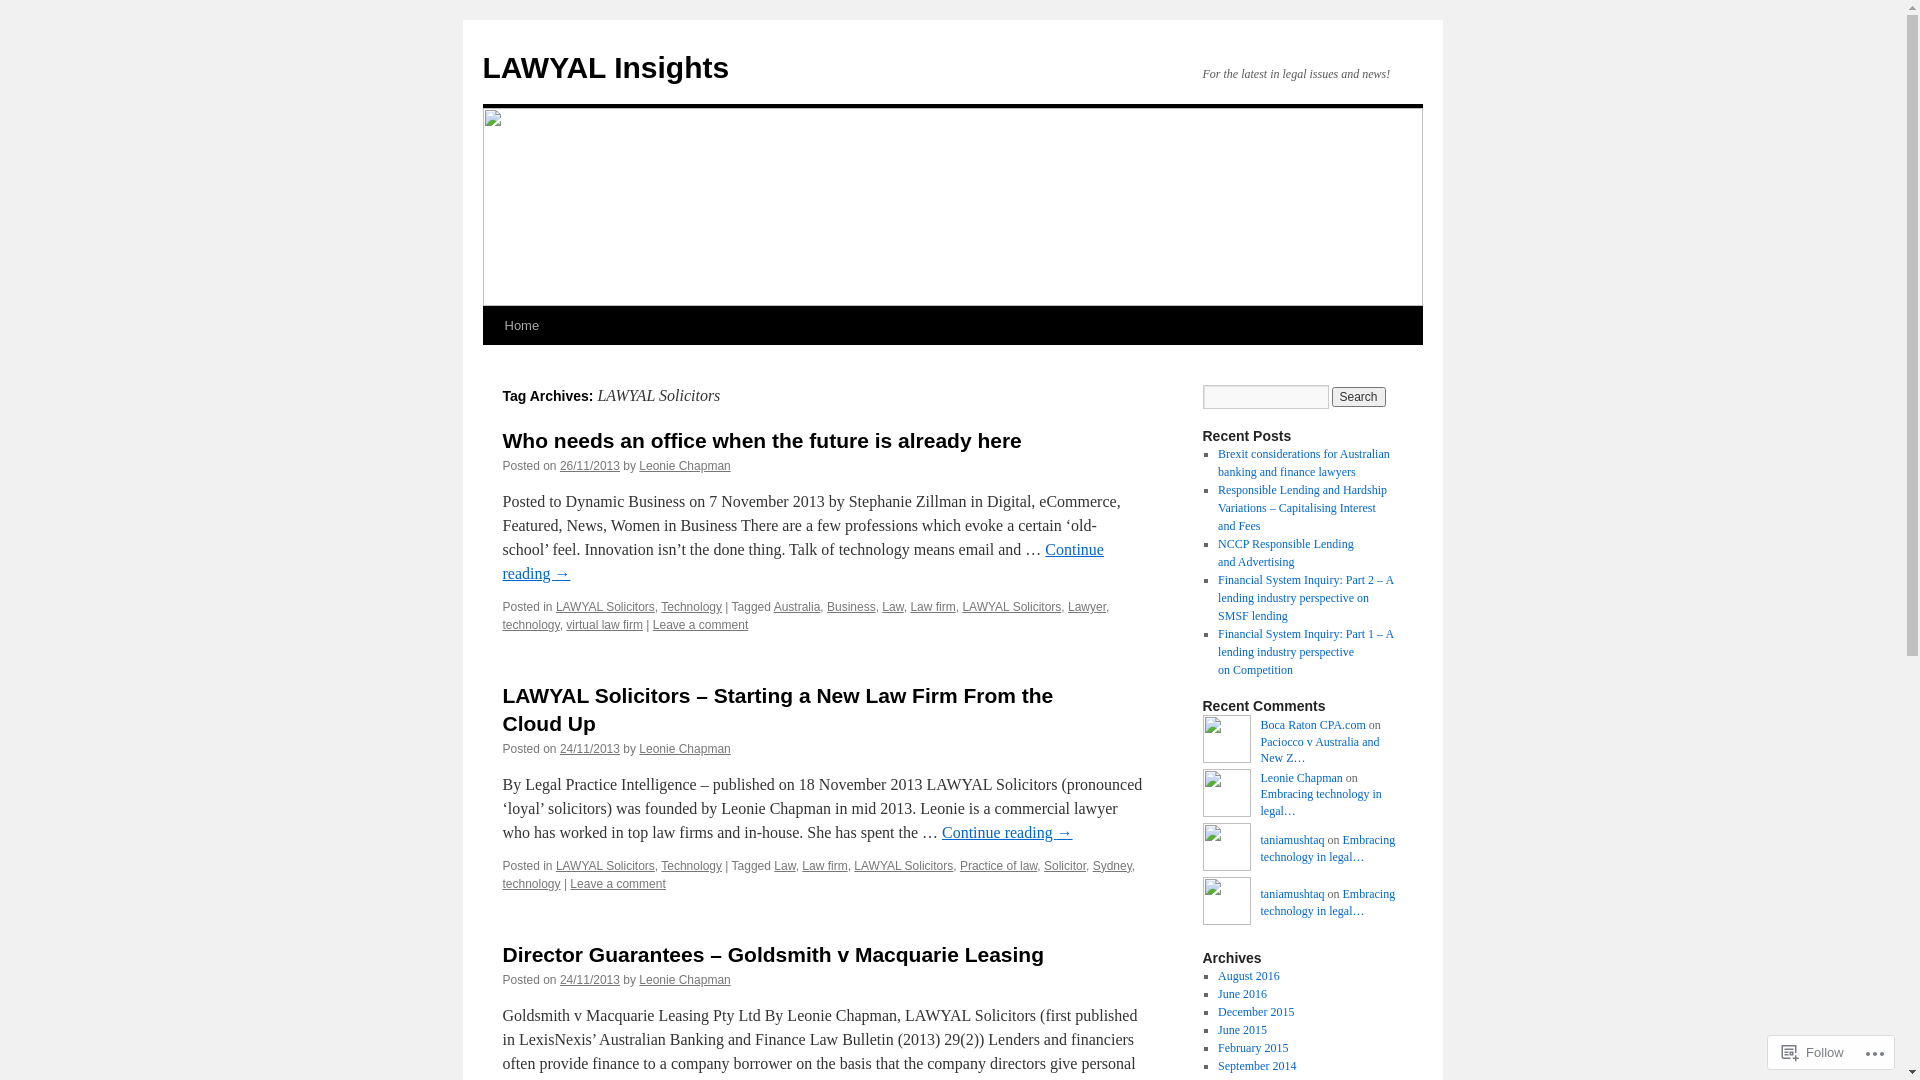 This screenshot has width=1920, height=1080. What do you see at coordinates (530, 623) in the screenshot?
I see `'technology'` at bounding box center [530, 623].